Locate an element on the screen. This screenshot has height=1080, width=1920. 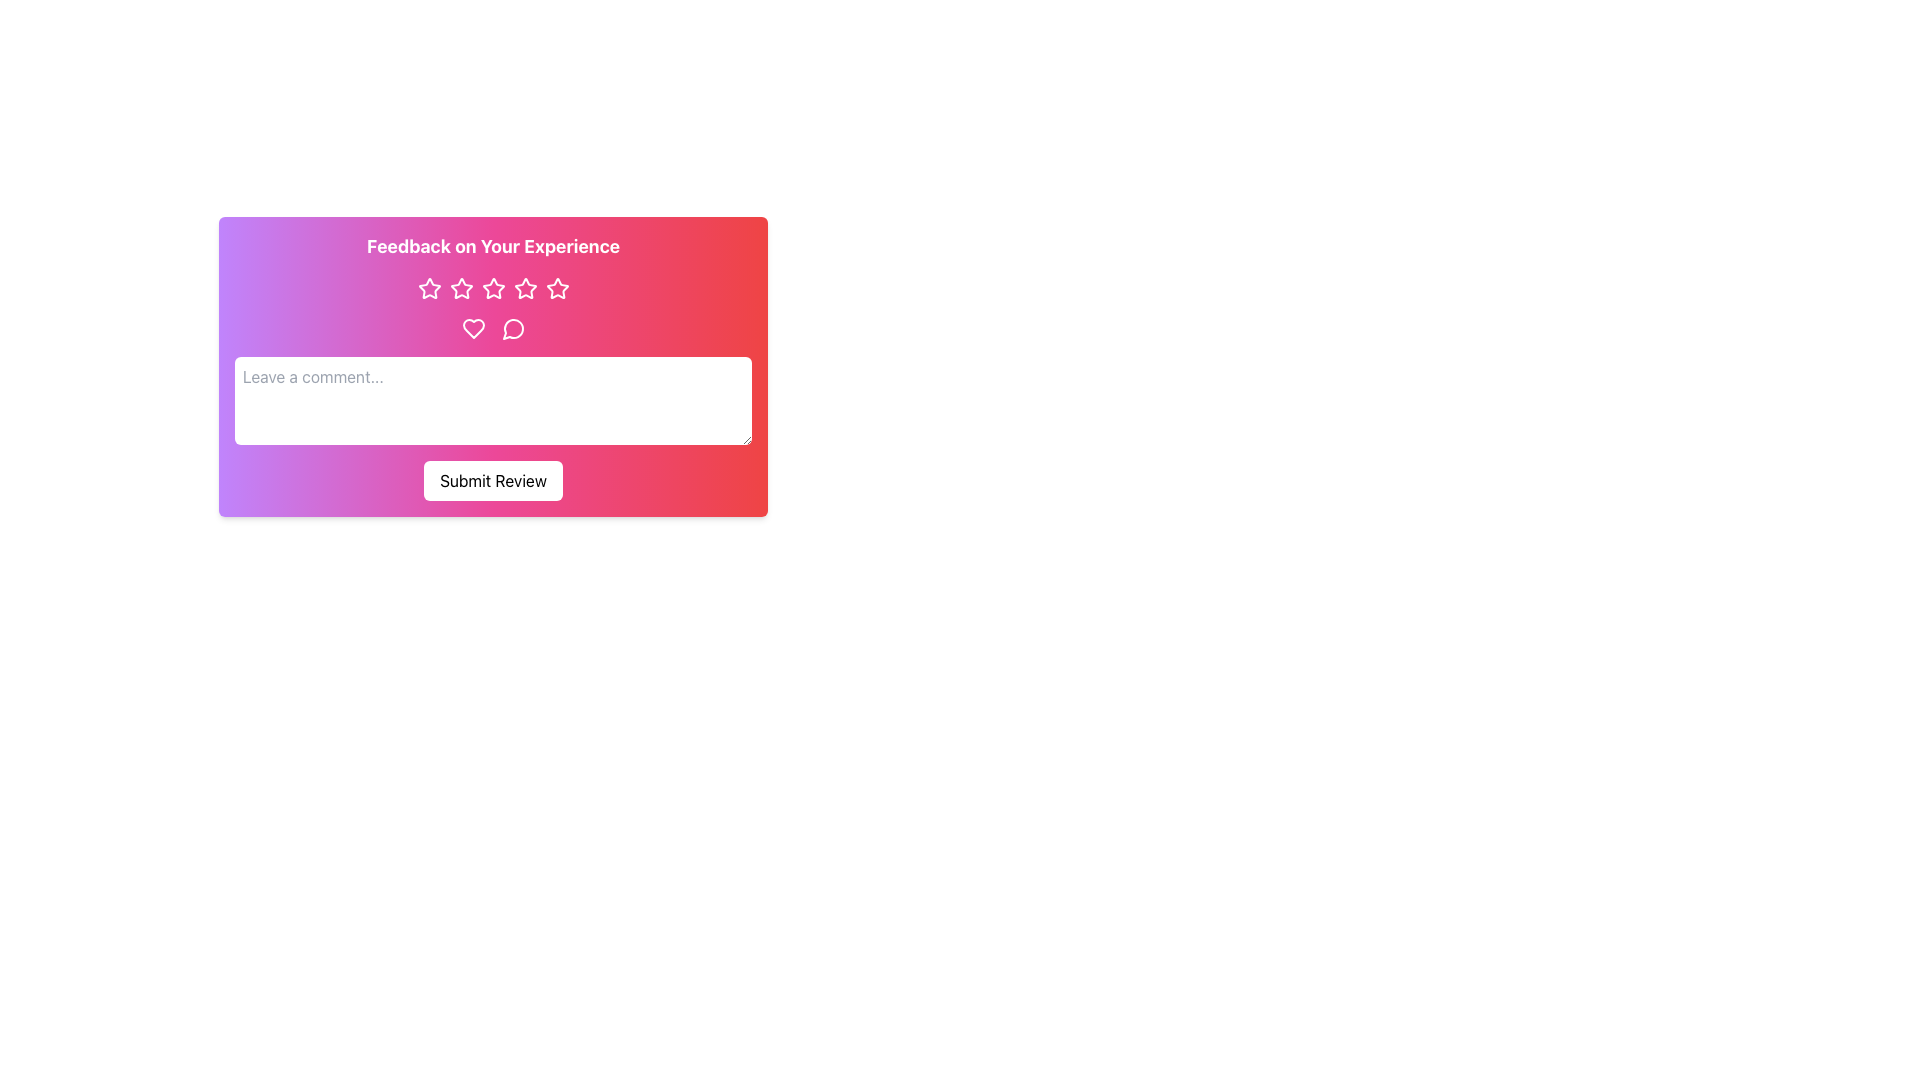
the visual state of the first star icon in the horizontal rating stars located at the top section of the feedback modal to assess the rating is located at coordinates (428, 289).